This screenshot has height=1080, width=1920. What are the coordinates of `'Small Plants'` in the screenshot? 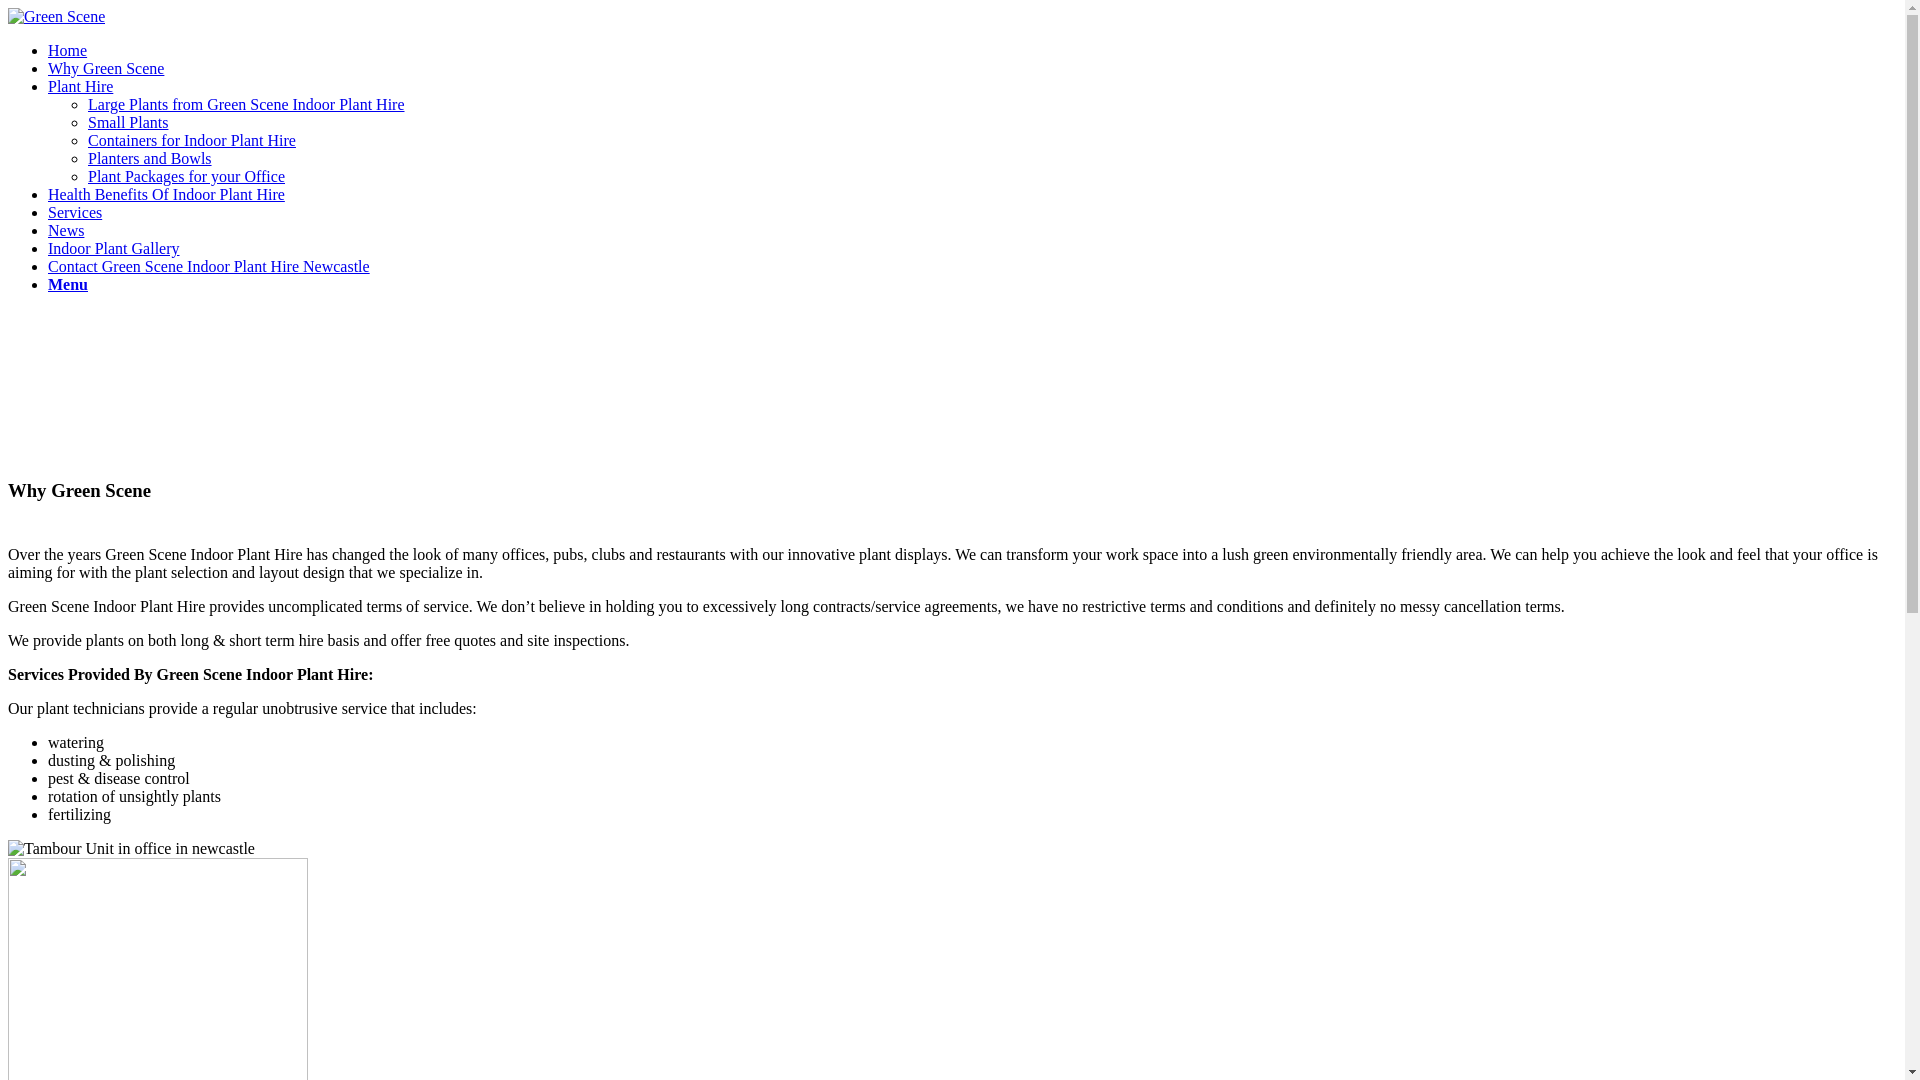 It's located at (127, 122).